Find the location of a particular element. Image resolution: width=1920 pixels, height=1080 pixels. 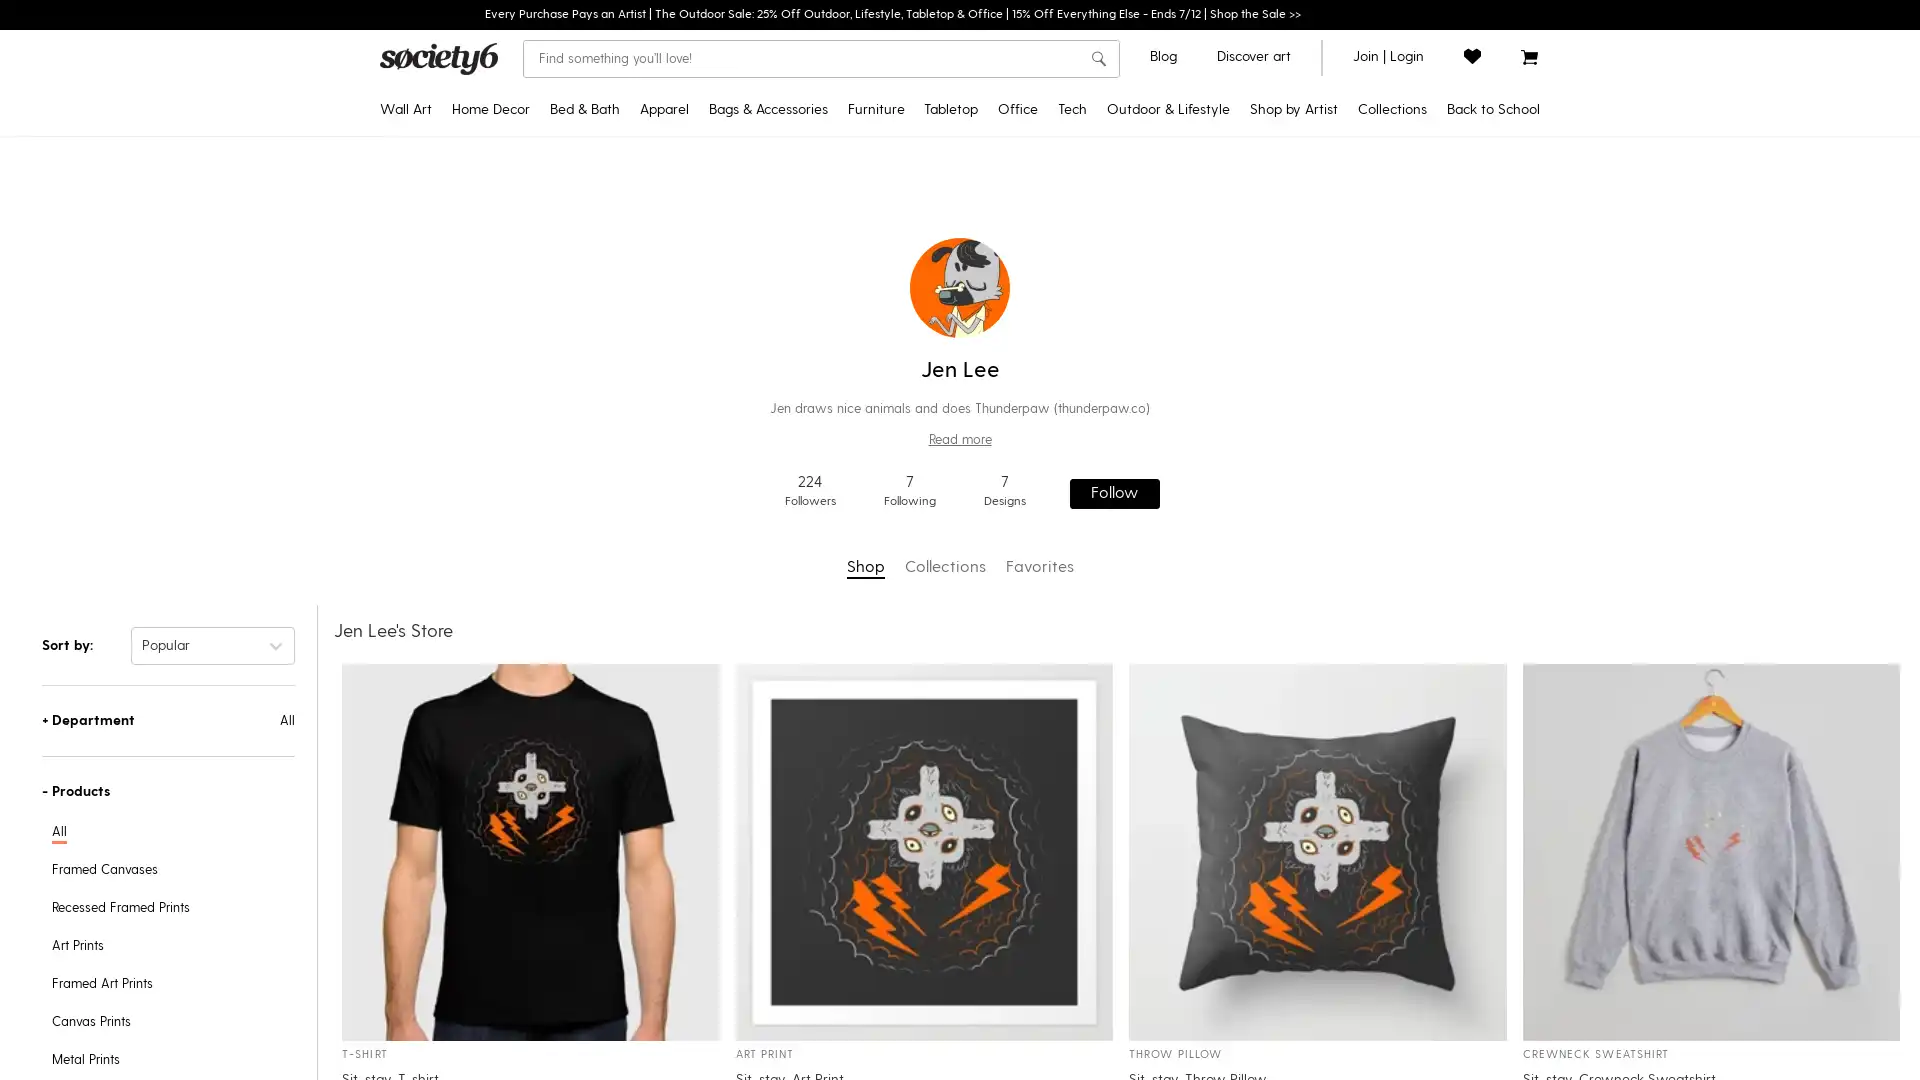

Office is located at coordinates (1017, 110).